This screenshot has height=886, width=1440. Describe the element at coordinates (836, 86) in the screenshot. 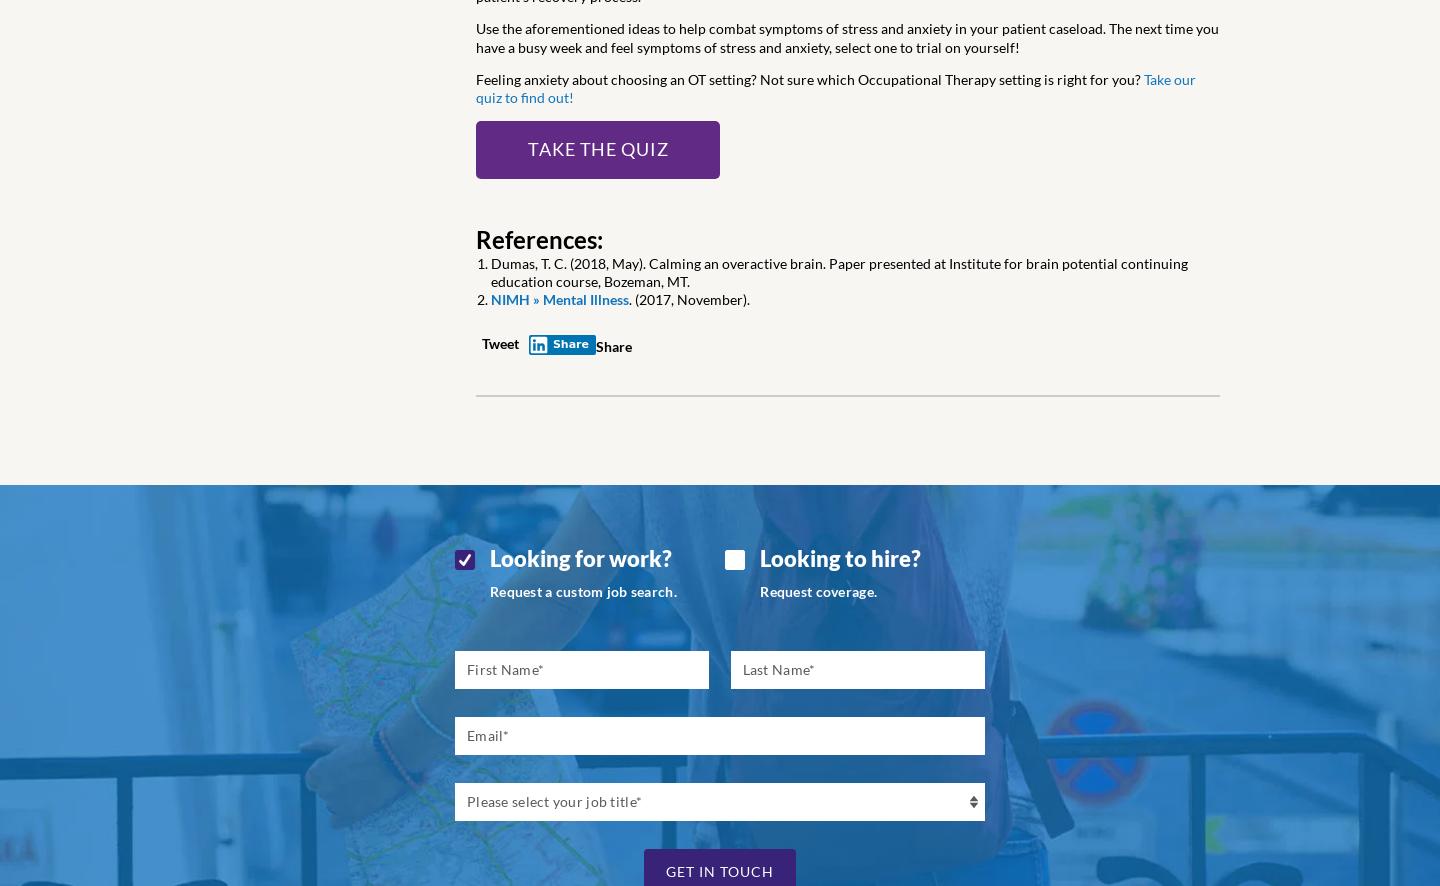

I see `'Take our quiz to find out!'` at that location.